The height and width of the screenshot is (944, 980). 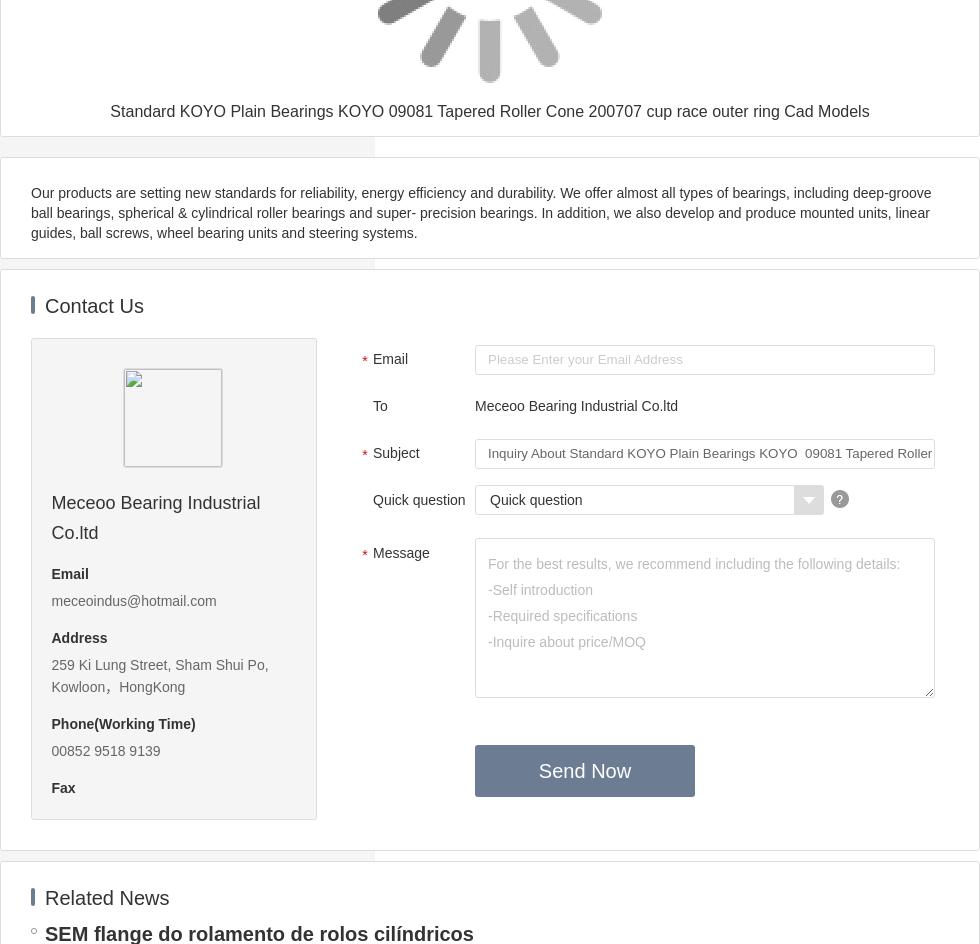 I want to click on 'Related News', so click(x=107, y=897).